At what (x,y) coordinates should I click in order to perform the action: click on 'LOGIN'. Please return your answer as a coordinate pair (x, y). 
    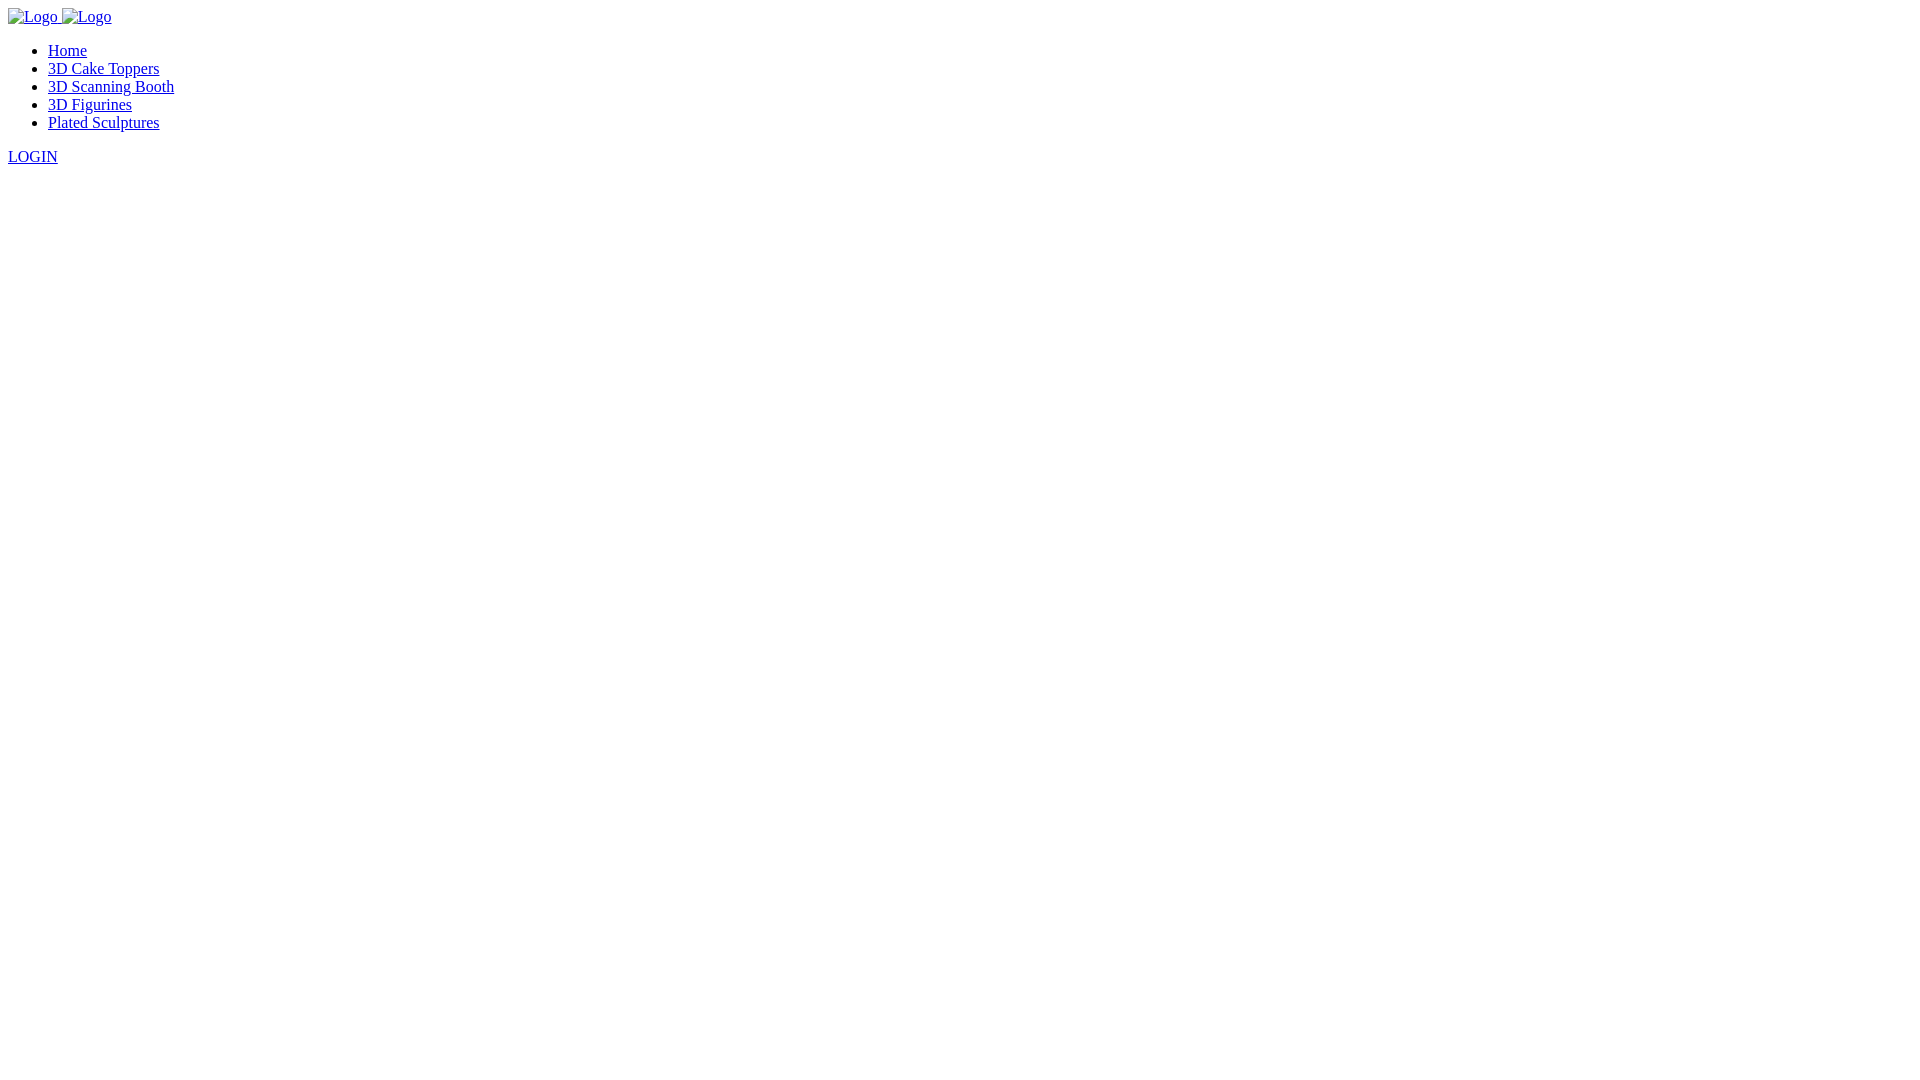
    Looking at the image, I should click on (33, 155).